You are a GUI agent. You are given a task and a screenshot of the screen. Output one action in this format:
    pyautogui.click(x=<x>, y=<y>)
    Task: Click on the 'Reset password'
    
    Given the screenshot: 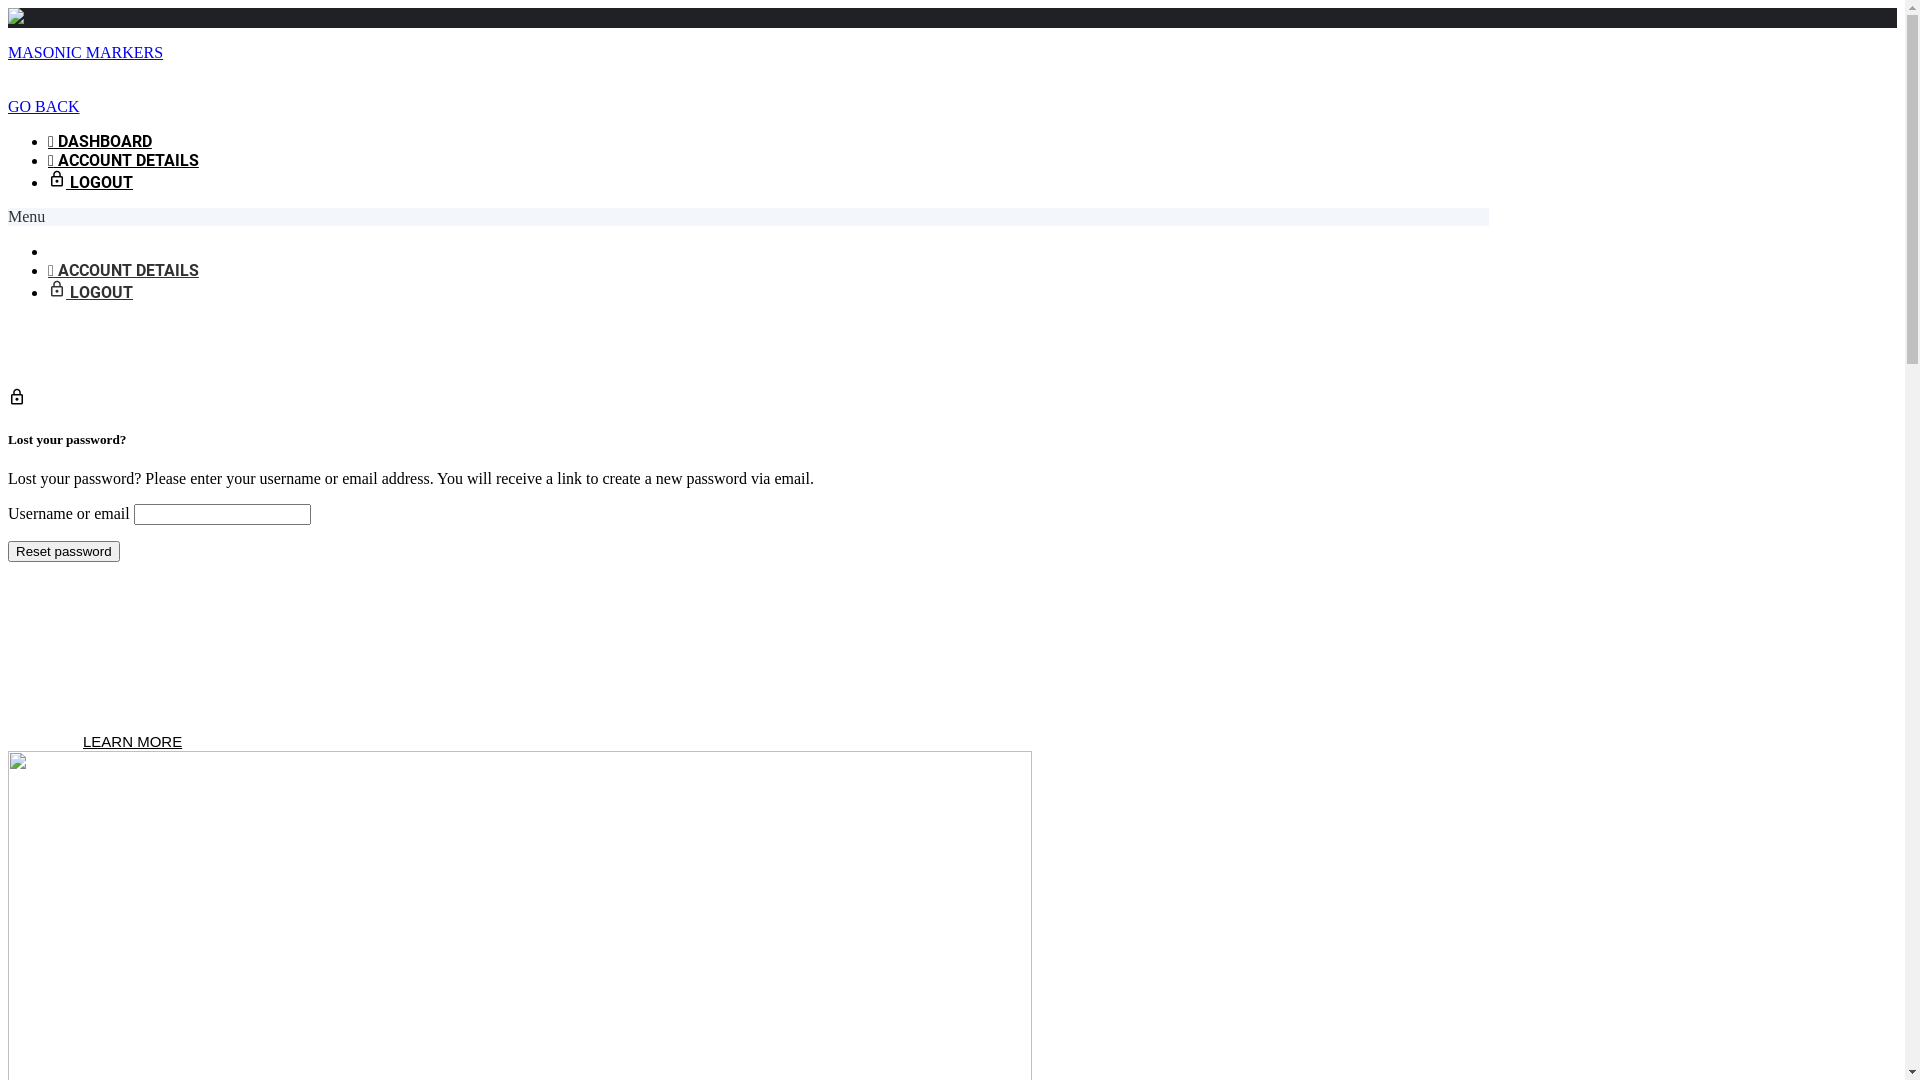 What is the action you would take?
    pyautogui.click(x=63, y=551)
    